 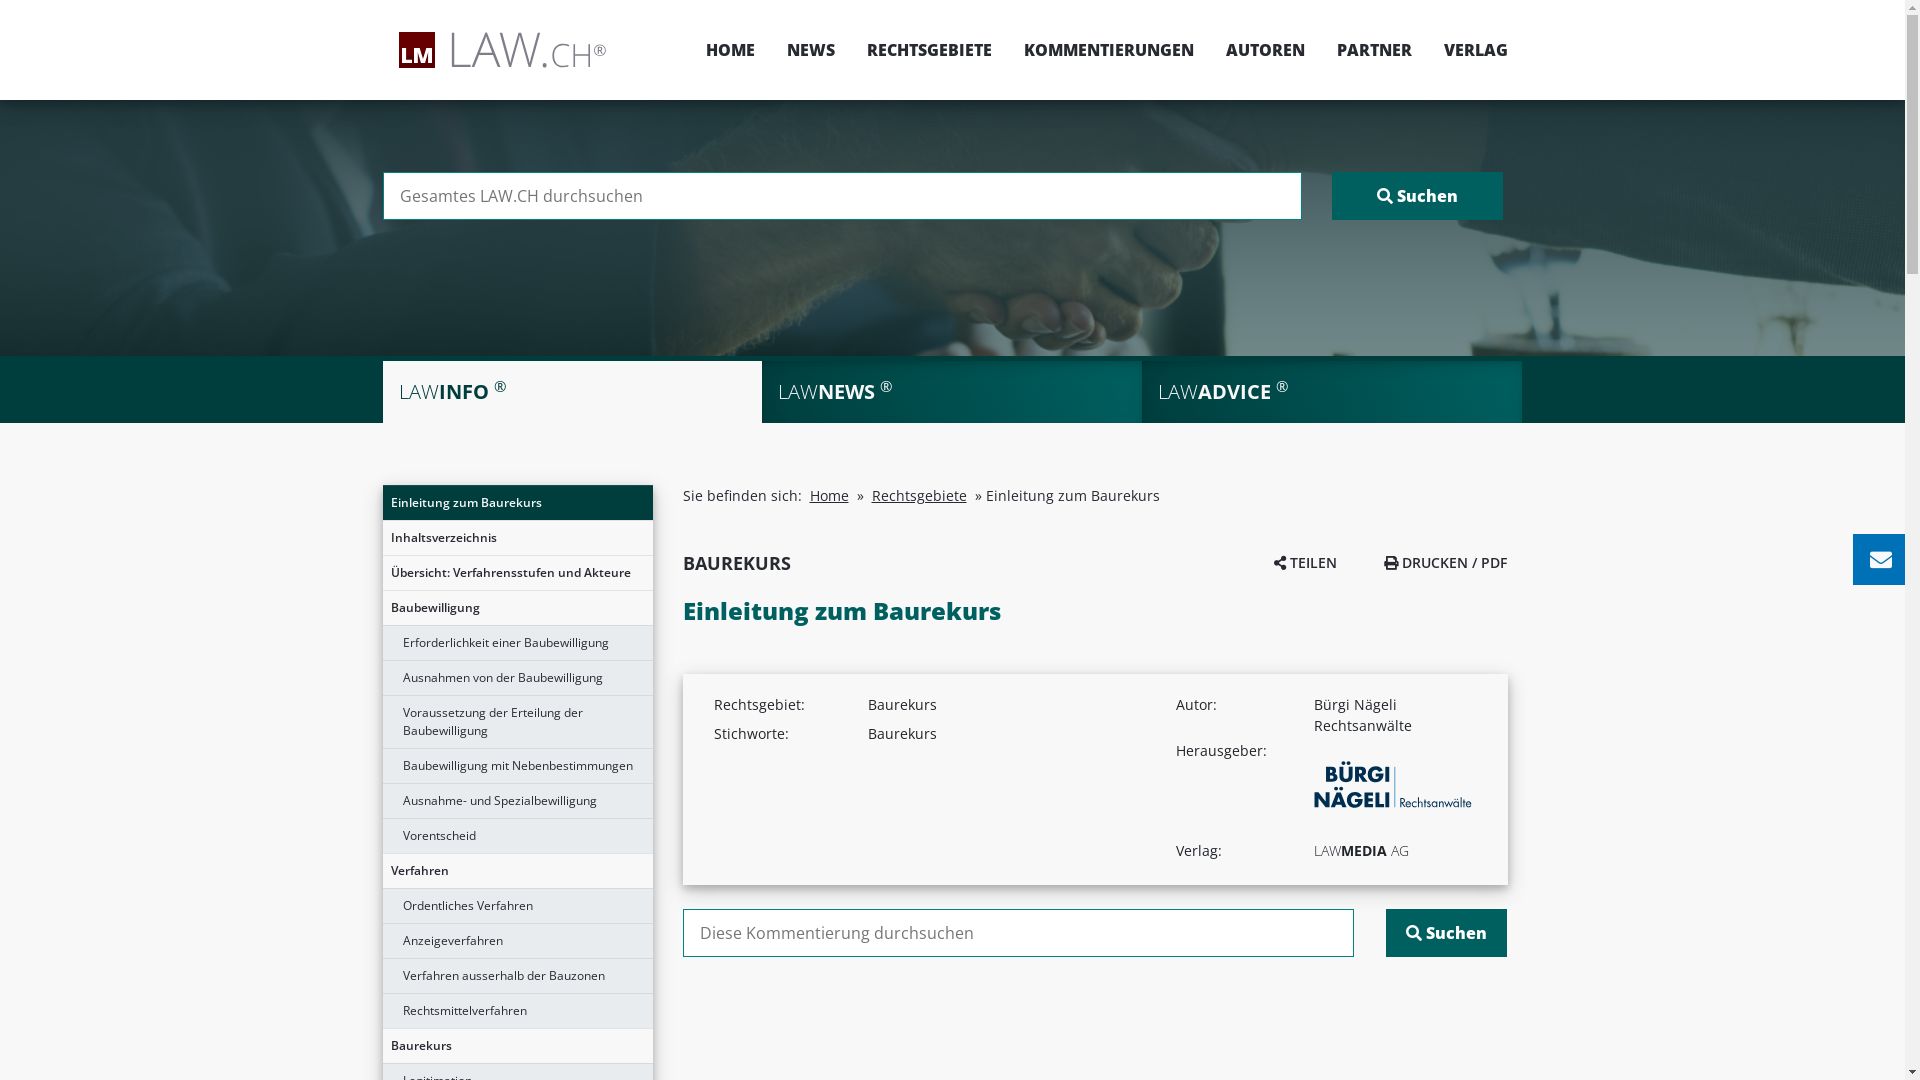 What do you see at coordinates (517, 536) in the screenshot?
I see `'Inhaltsverzeichnis'` at bounding box center [517, 536].